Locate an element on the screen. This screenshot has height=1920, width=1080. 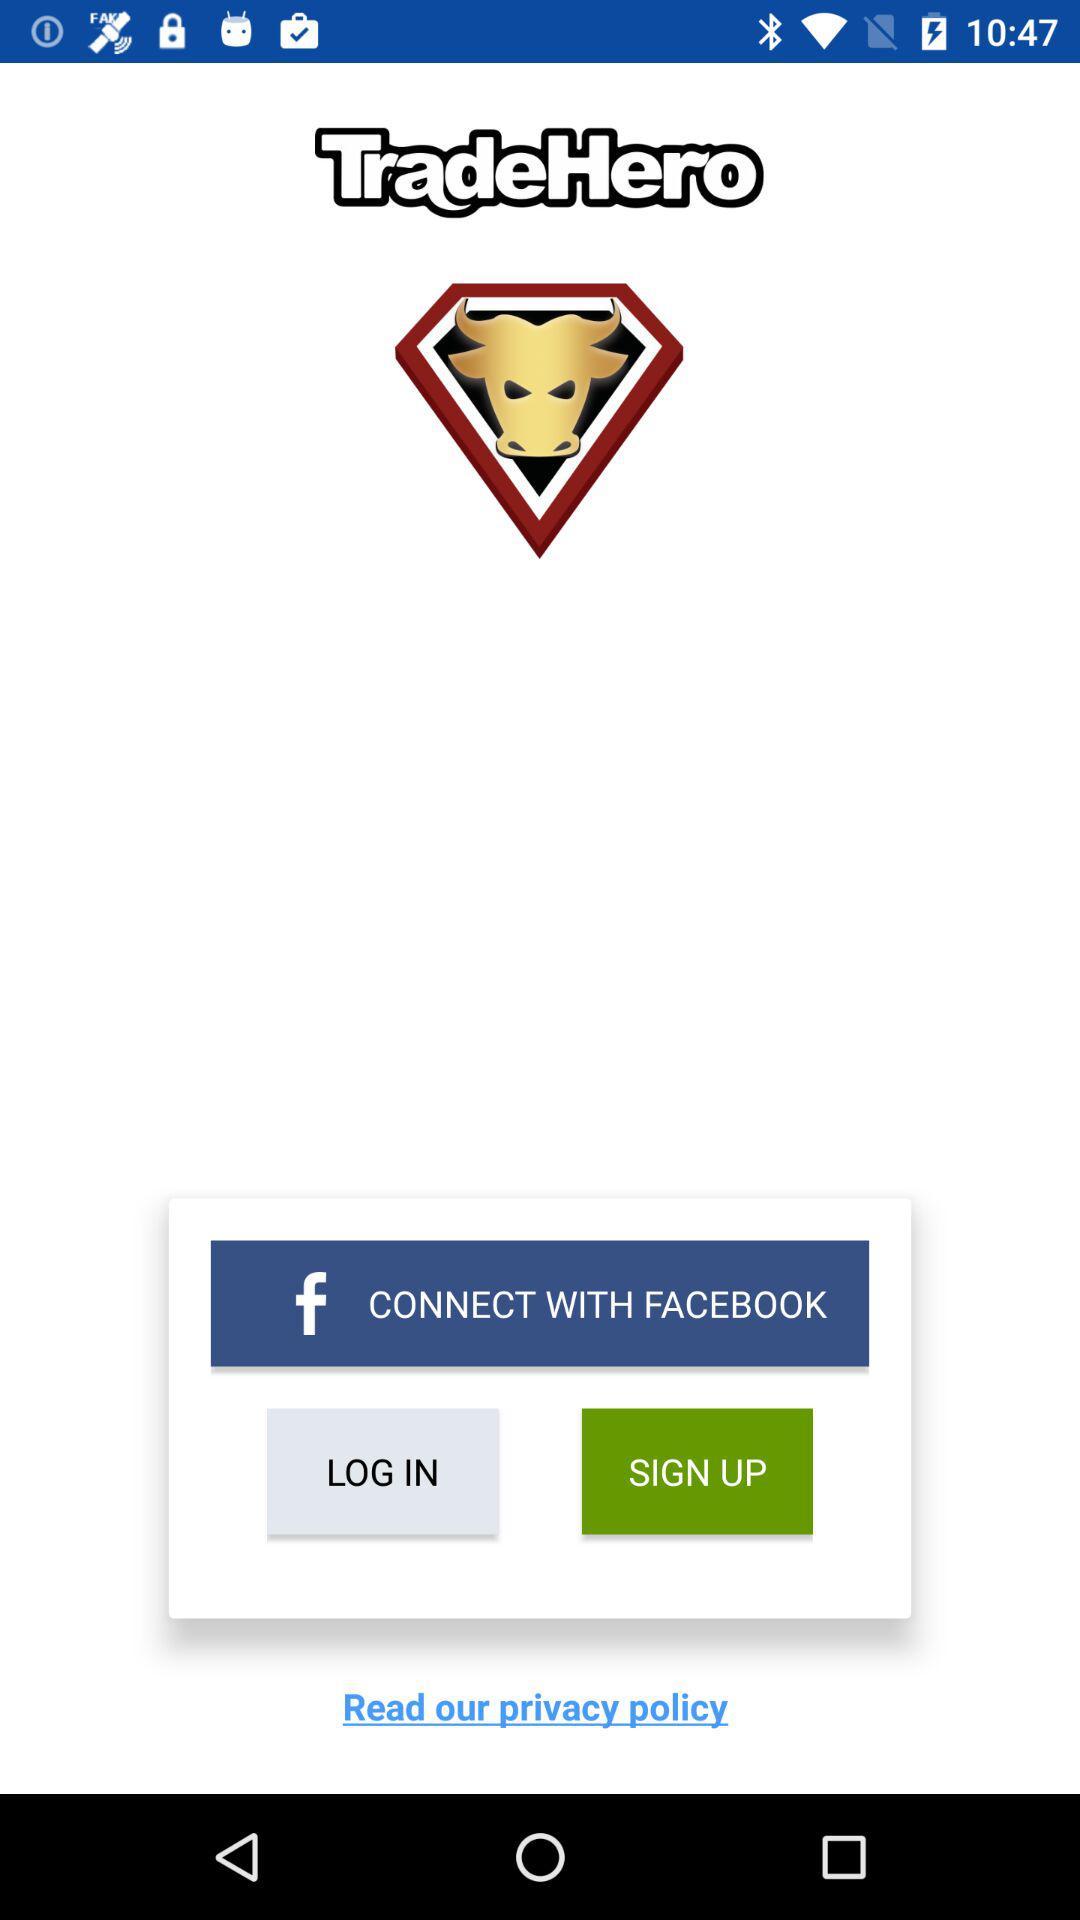
the icon above read our privacy is located at coordinates (696, 1471).